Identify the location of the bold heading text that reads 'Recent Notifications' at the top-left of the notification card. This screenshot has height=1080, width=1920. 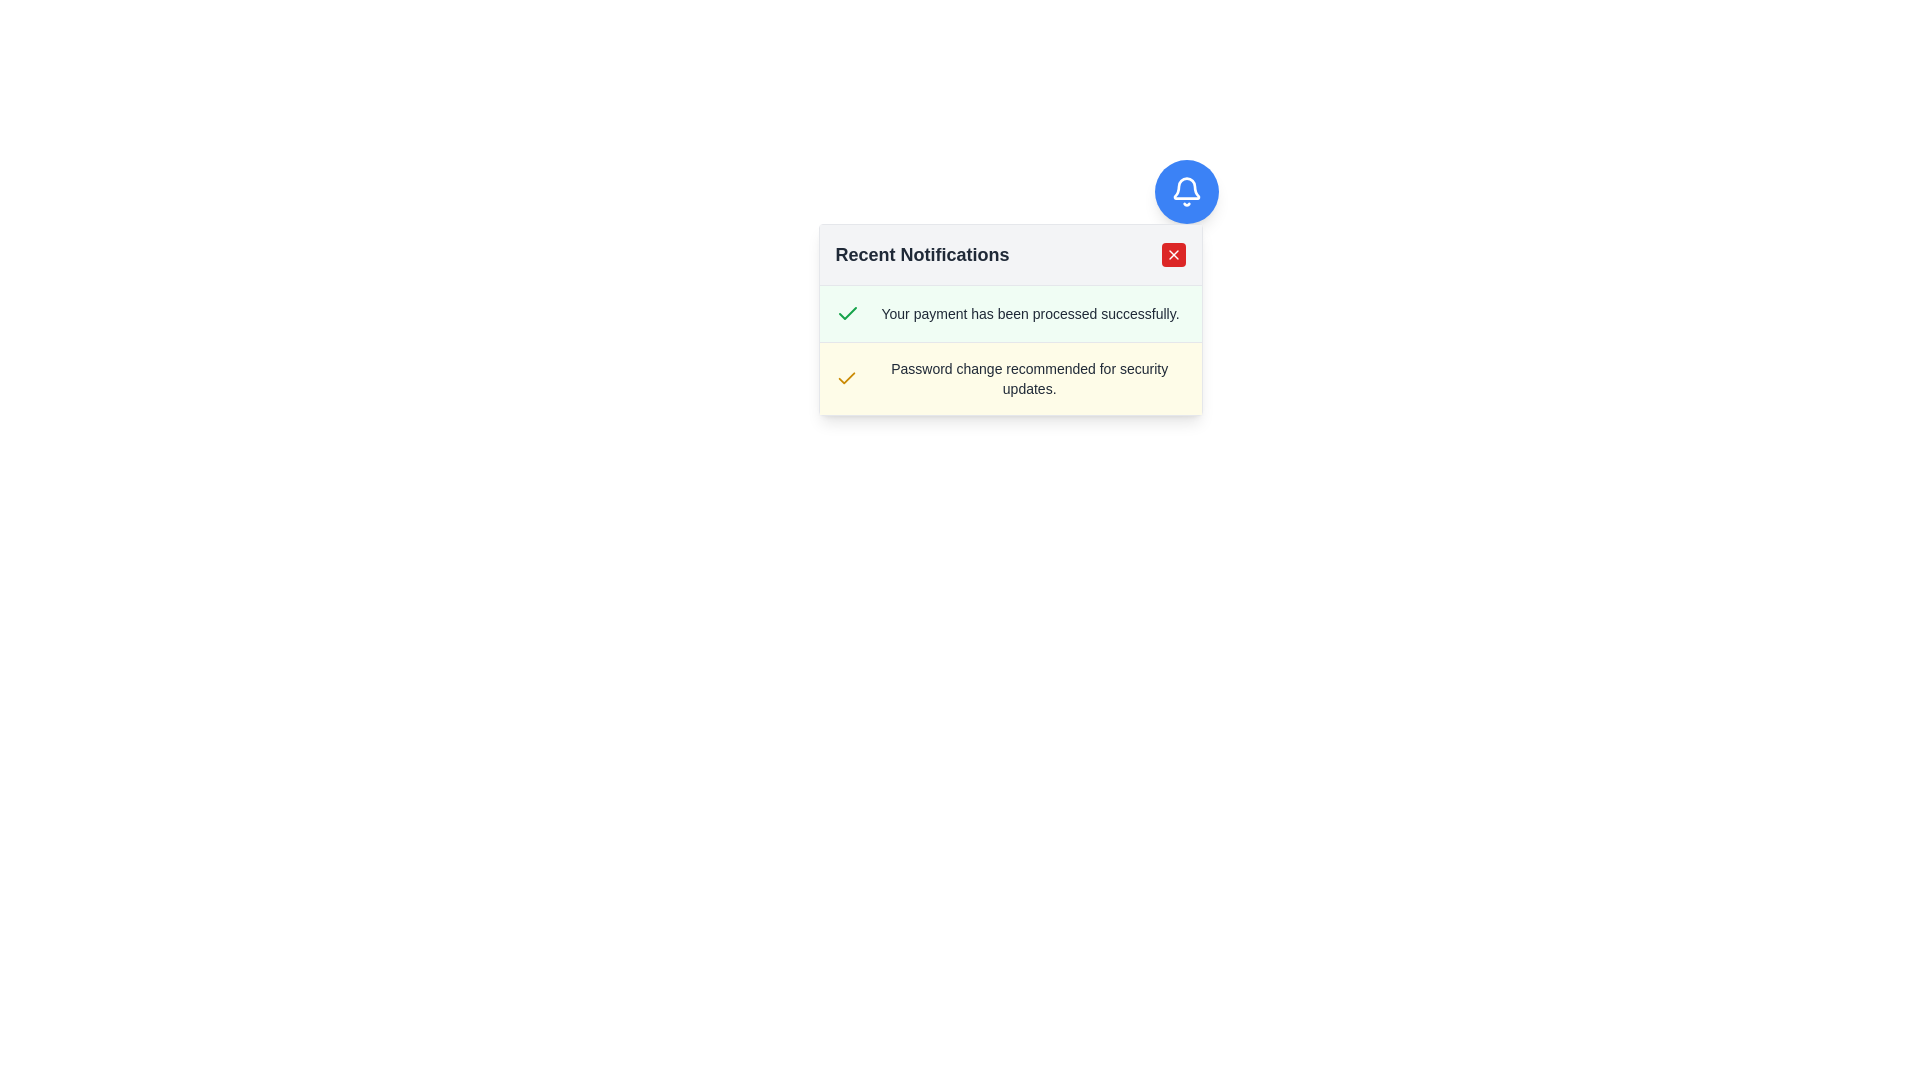
(921, 253).